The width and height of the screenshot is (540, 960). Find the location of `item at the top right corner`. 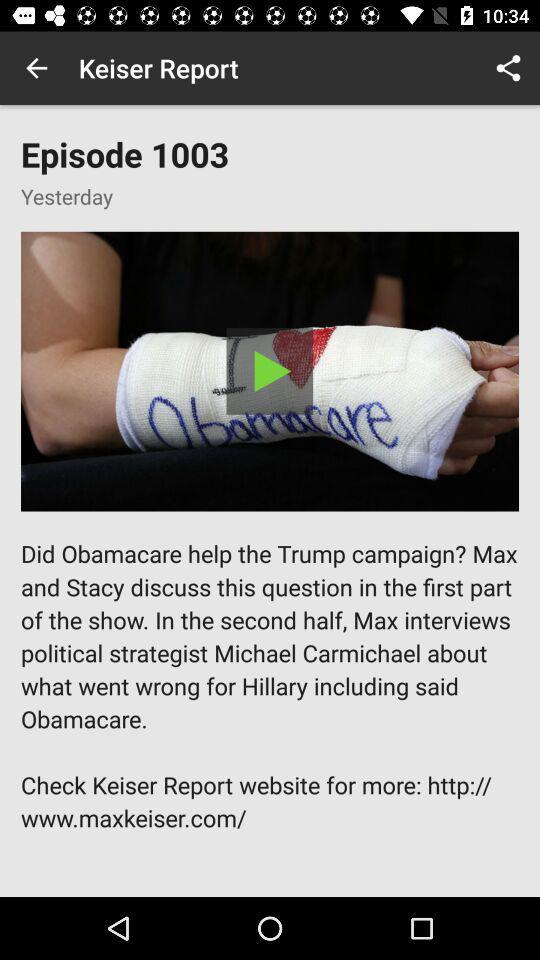

item at the top right corner is located at coordinates (508, 68).